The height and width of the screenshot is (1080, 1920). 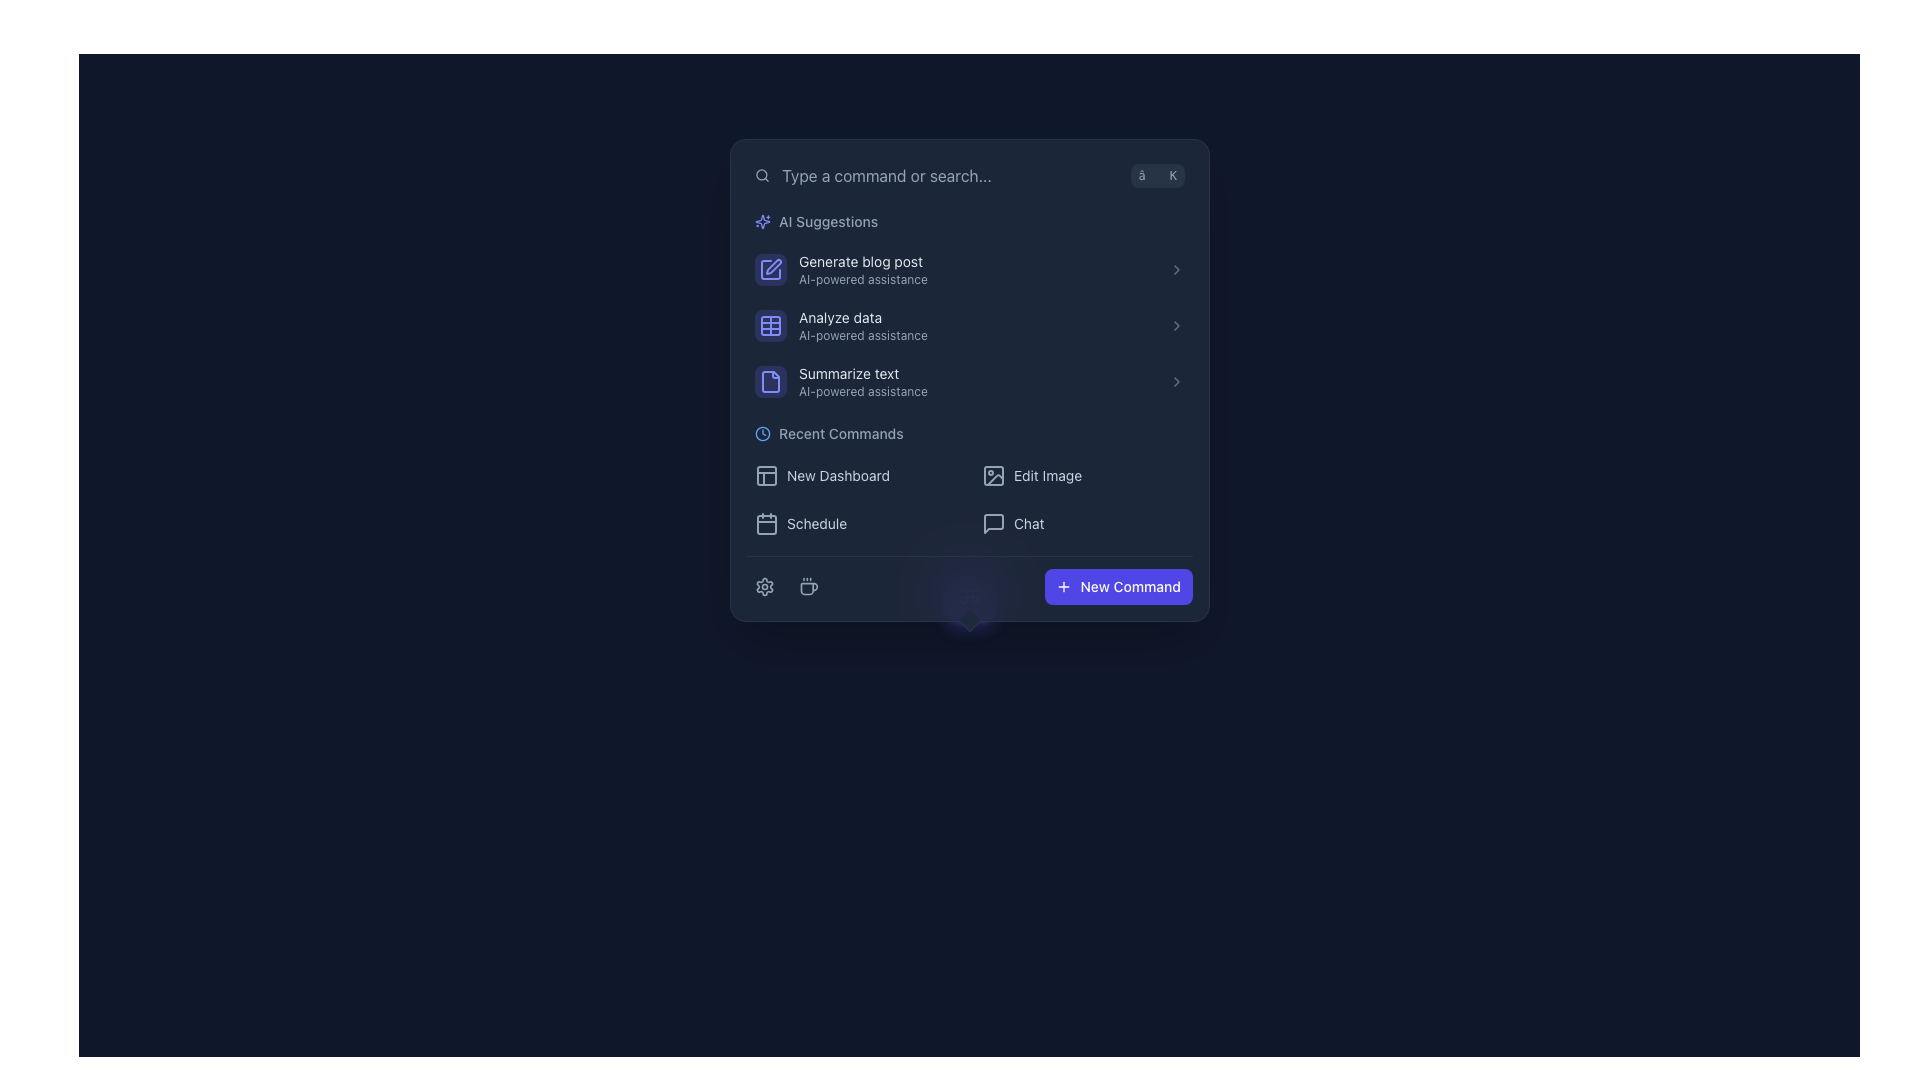 I want to click on the clock icon representing the 'Recent Commands' label, located to the left of the 'Recent Commands' text in the dropdown panel for visual association, so click(x=761, y=433).